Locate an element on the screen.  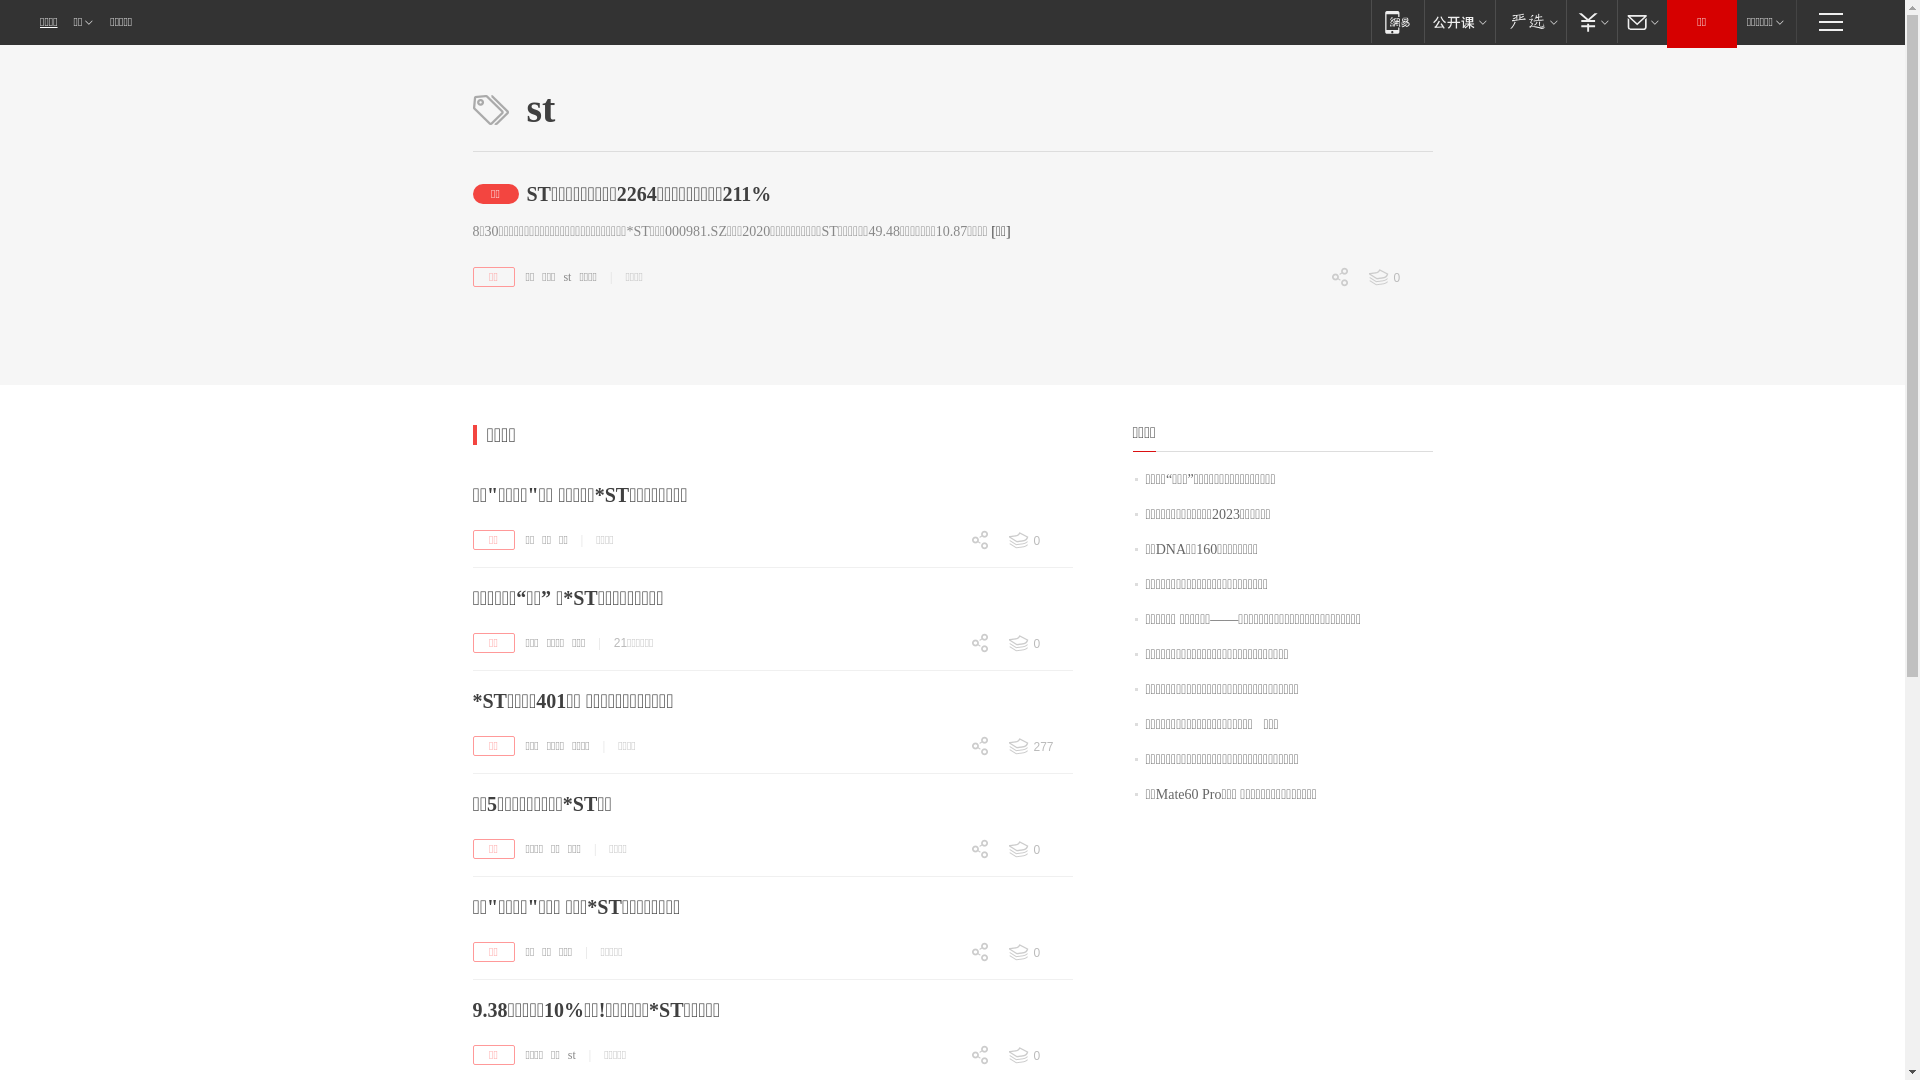
'st' is located at coordinates (565, 277).